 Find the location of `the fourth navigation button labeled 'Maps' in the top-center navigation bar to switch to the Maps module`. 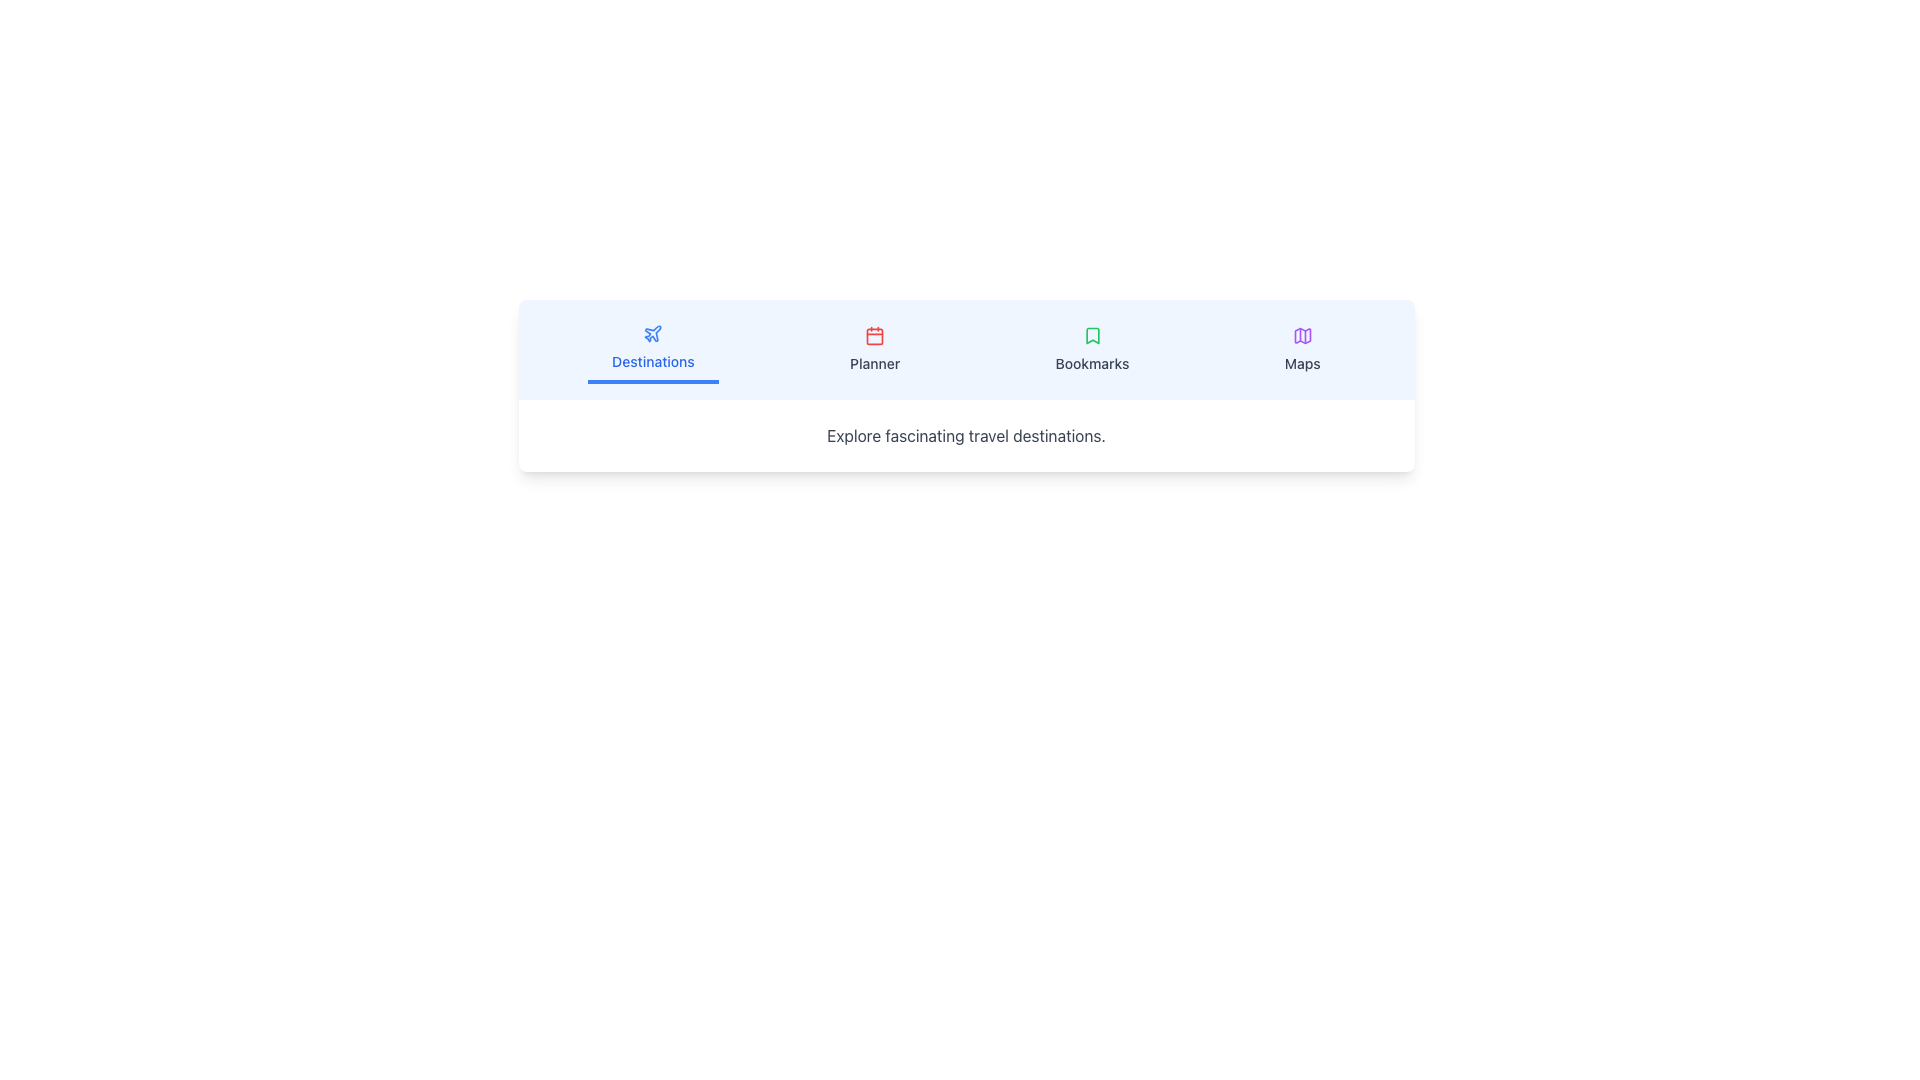

the fourth navigation button labeled 'Maps' in the top-center navigation bar to switch to the Maps module is located at coordinates (1302, 349).